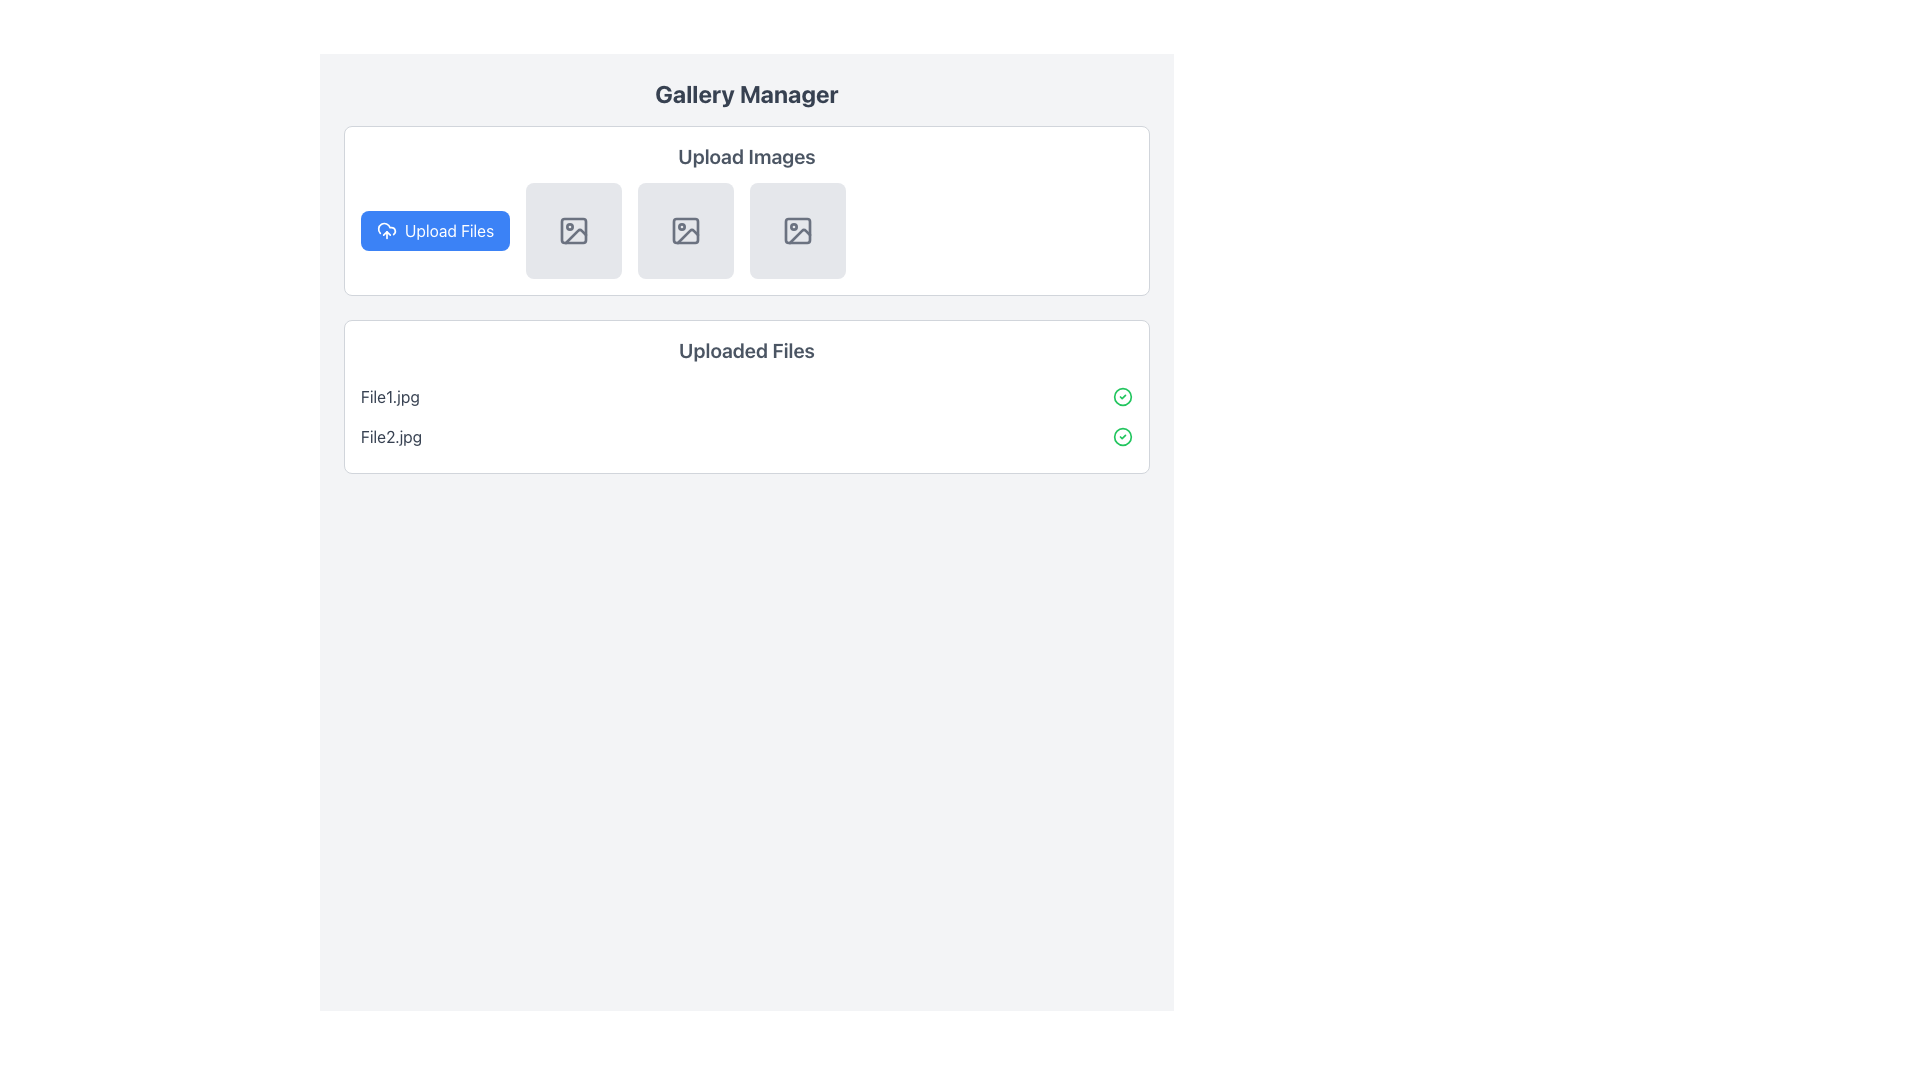 This screenshot has width=1920, height=1080. Describe the element at coordinates (573, 230) in the screenshot. I see `the icon representing an image-related action located under the 'Upload Images' section` at that location.